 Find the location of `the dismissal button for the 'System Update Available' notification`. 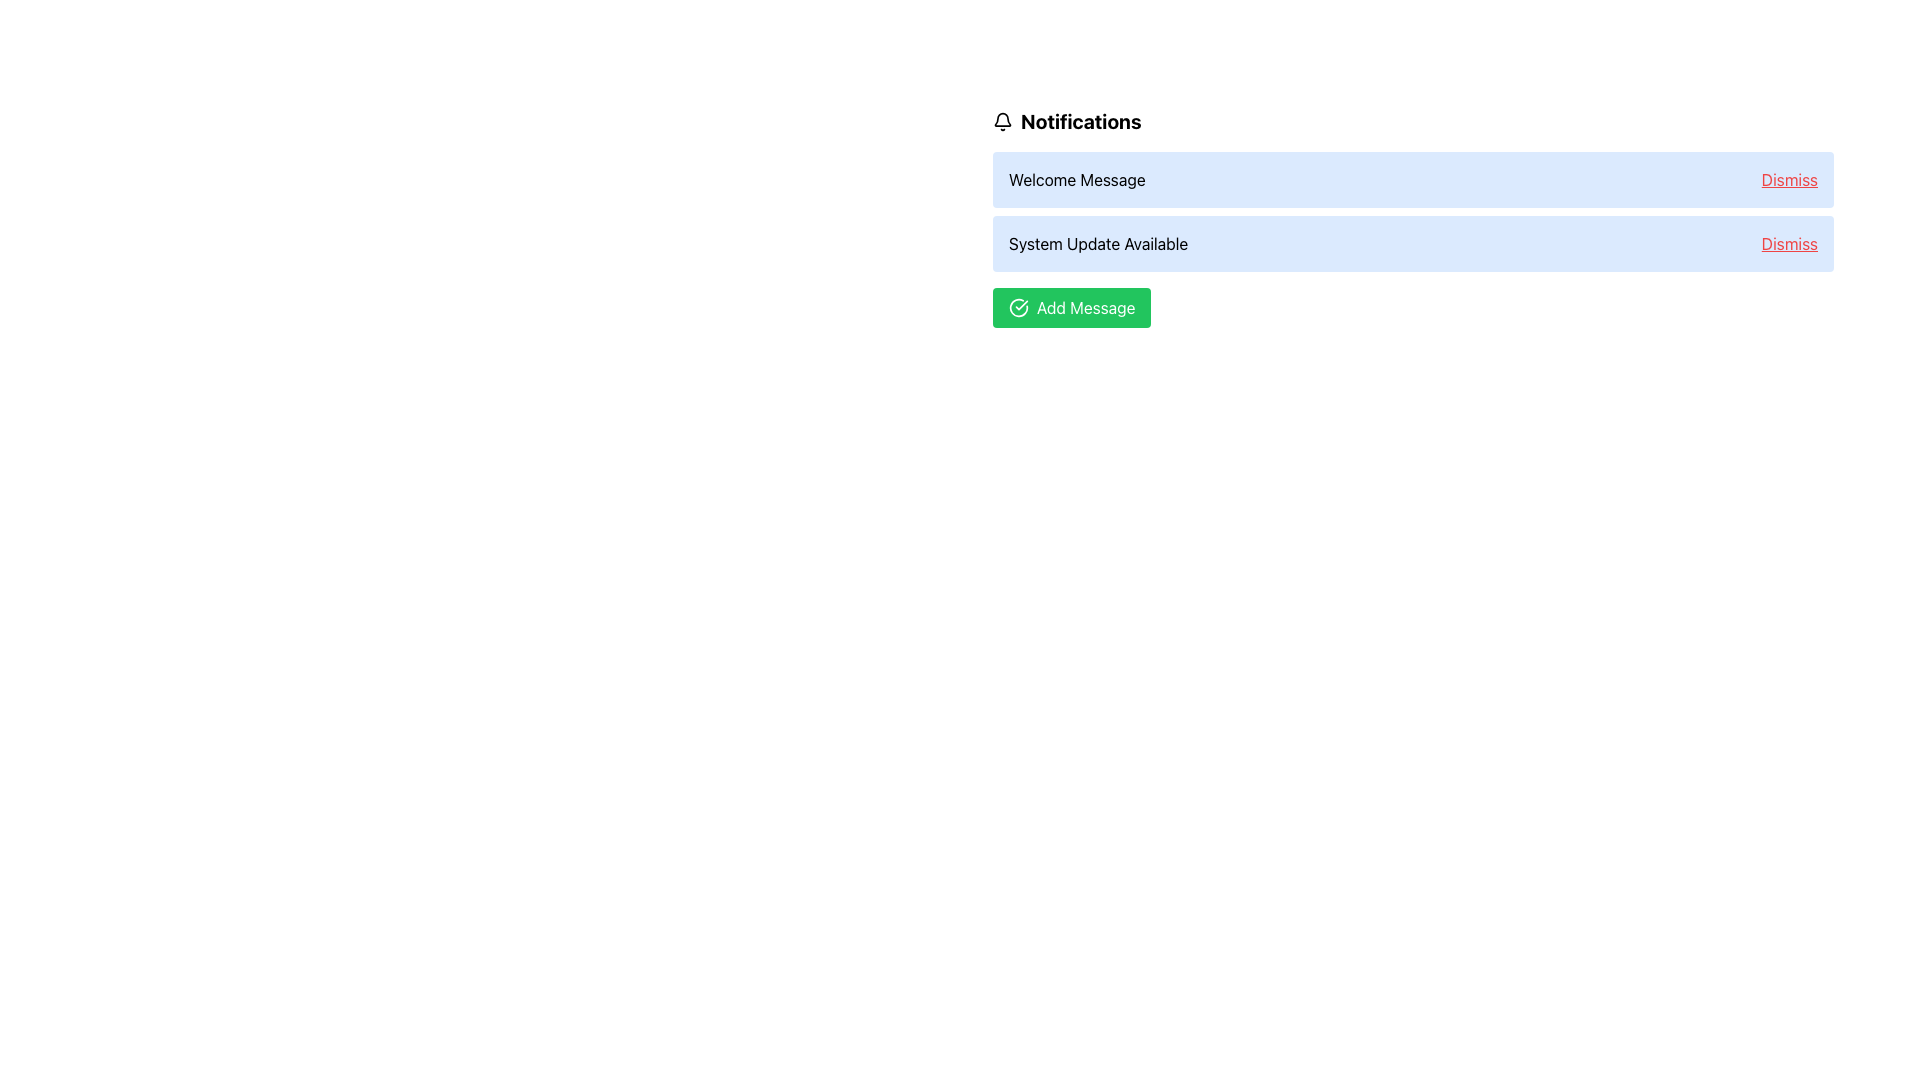

the dismissal button for the 'System Update Available' notification is located at coordinates (1789, 242).